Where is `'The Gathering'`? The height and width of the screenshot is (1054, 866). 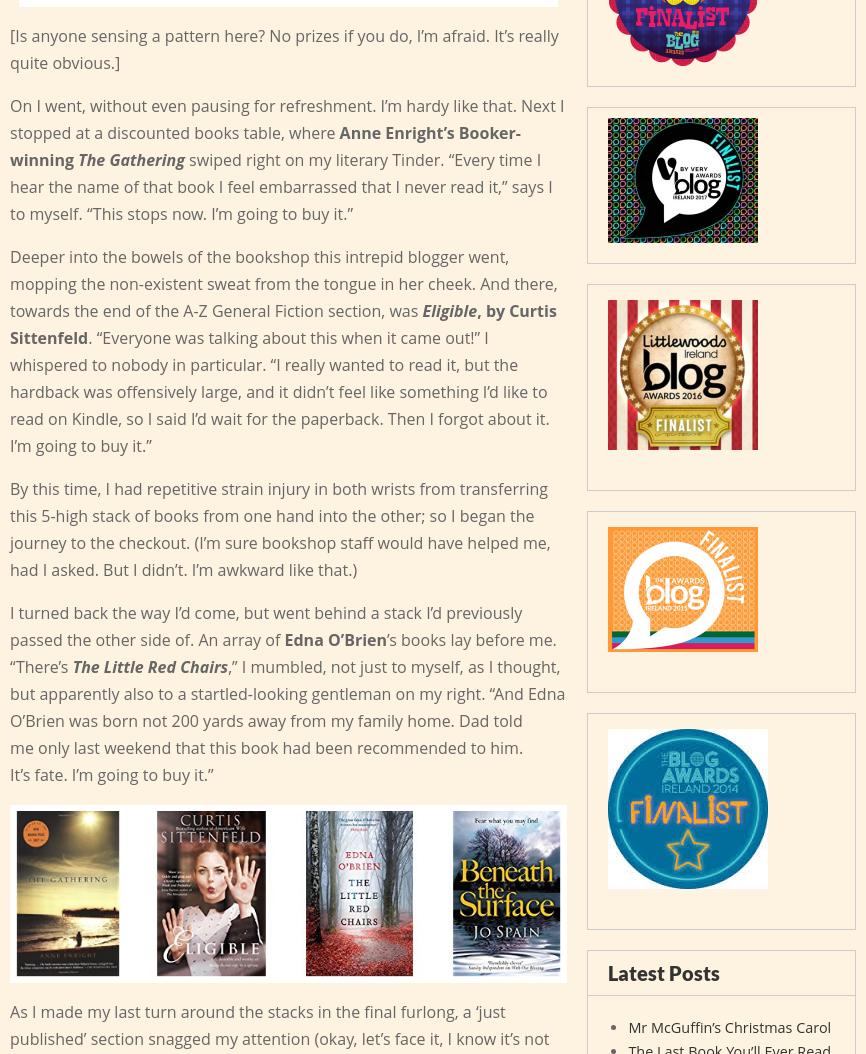 'The Gathering' is located at coordinates (78, 158).